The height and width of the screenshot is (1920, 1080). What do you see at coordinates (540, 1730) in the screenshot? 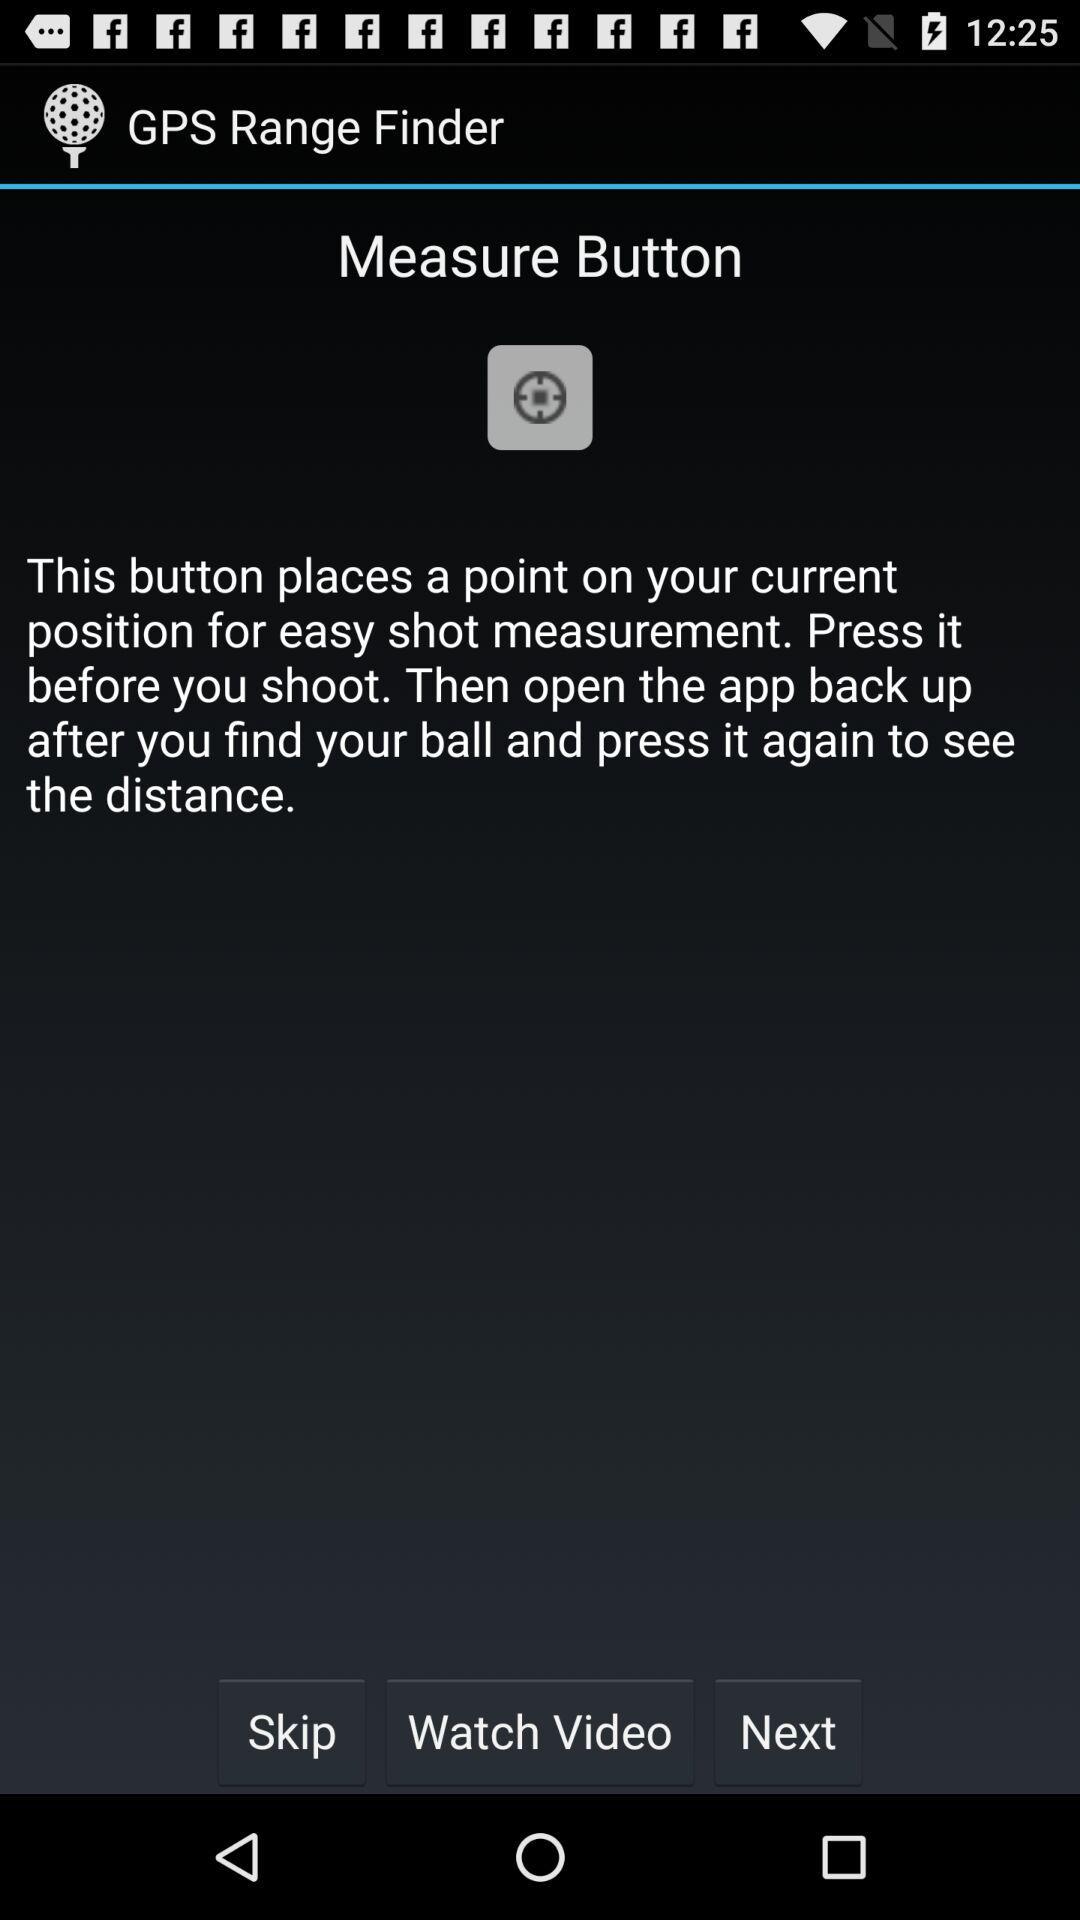
I see `the watch video` at bounding box center [540, 1730].